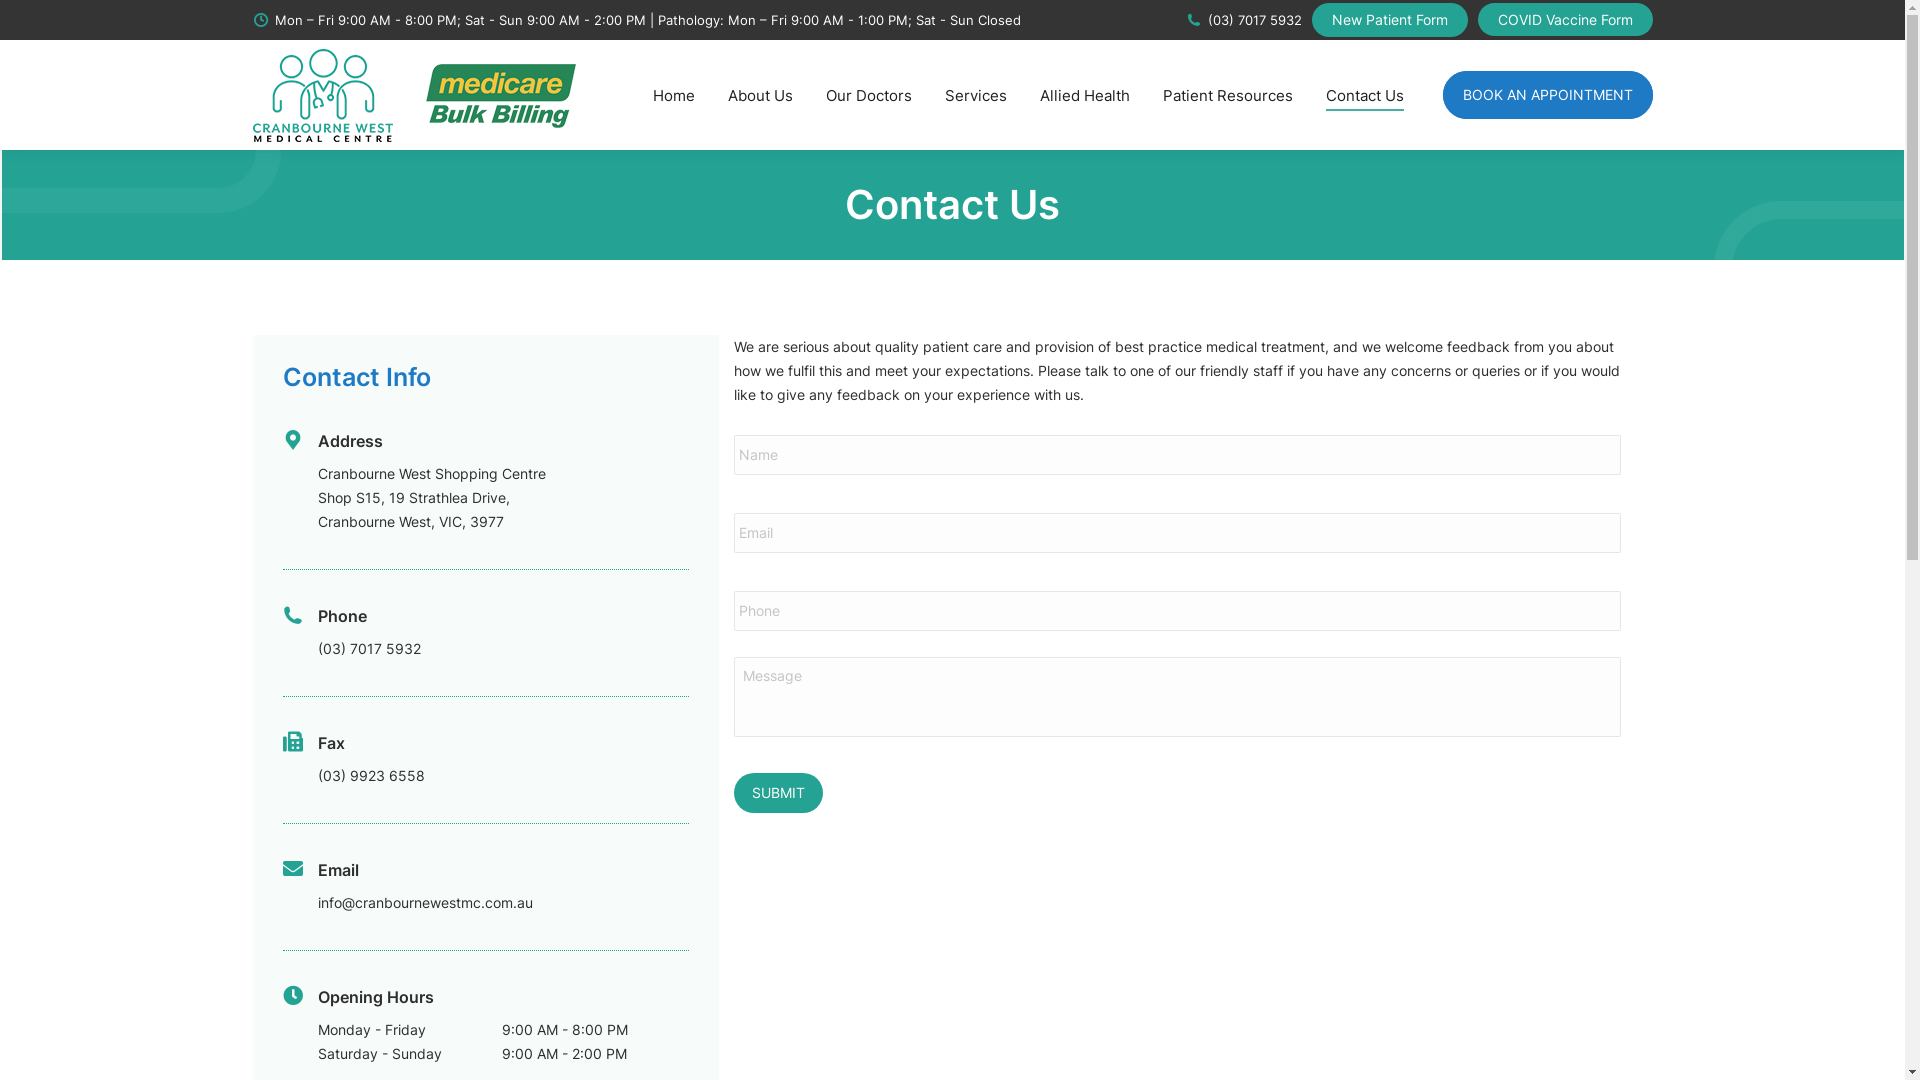 The image size is (1920, 1080). I want to click on 'Allied Health', so click(1083, 95).